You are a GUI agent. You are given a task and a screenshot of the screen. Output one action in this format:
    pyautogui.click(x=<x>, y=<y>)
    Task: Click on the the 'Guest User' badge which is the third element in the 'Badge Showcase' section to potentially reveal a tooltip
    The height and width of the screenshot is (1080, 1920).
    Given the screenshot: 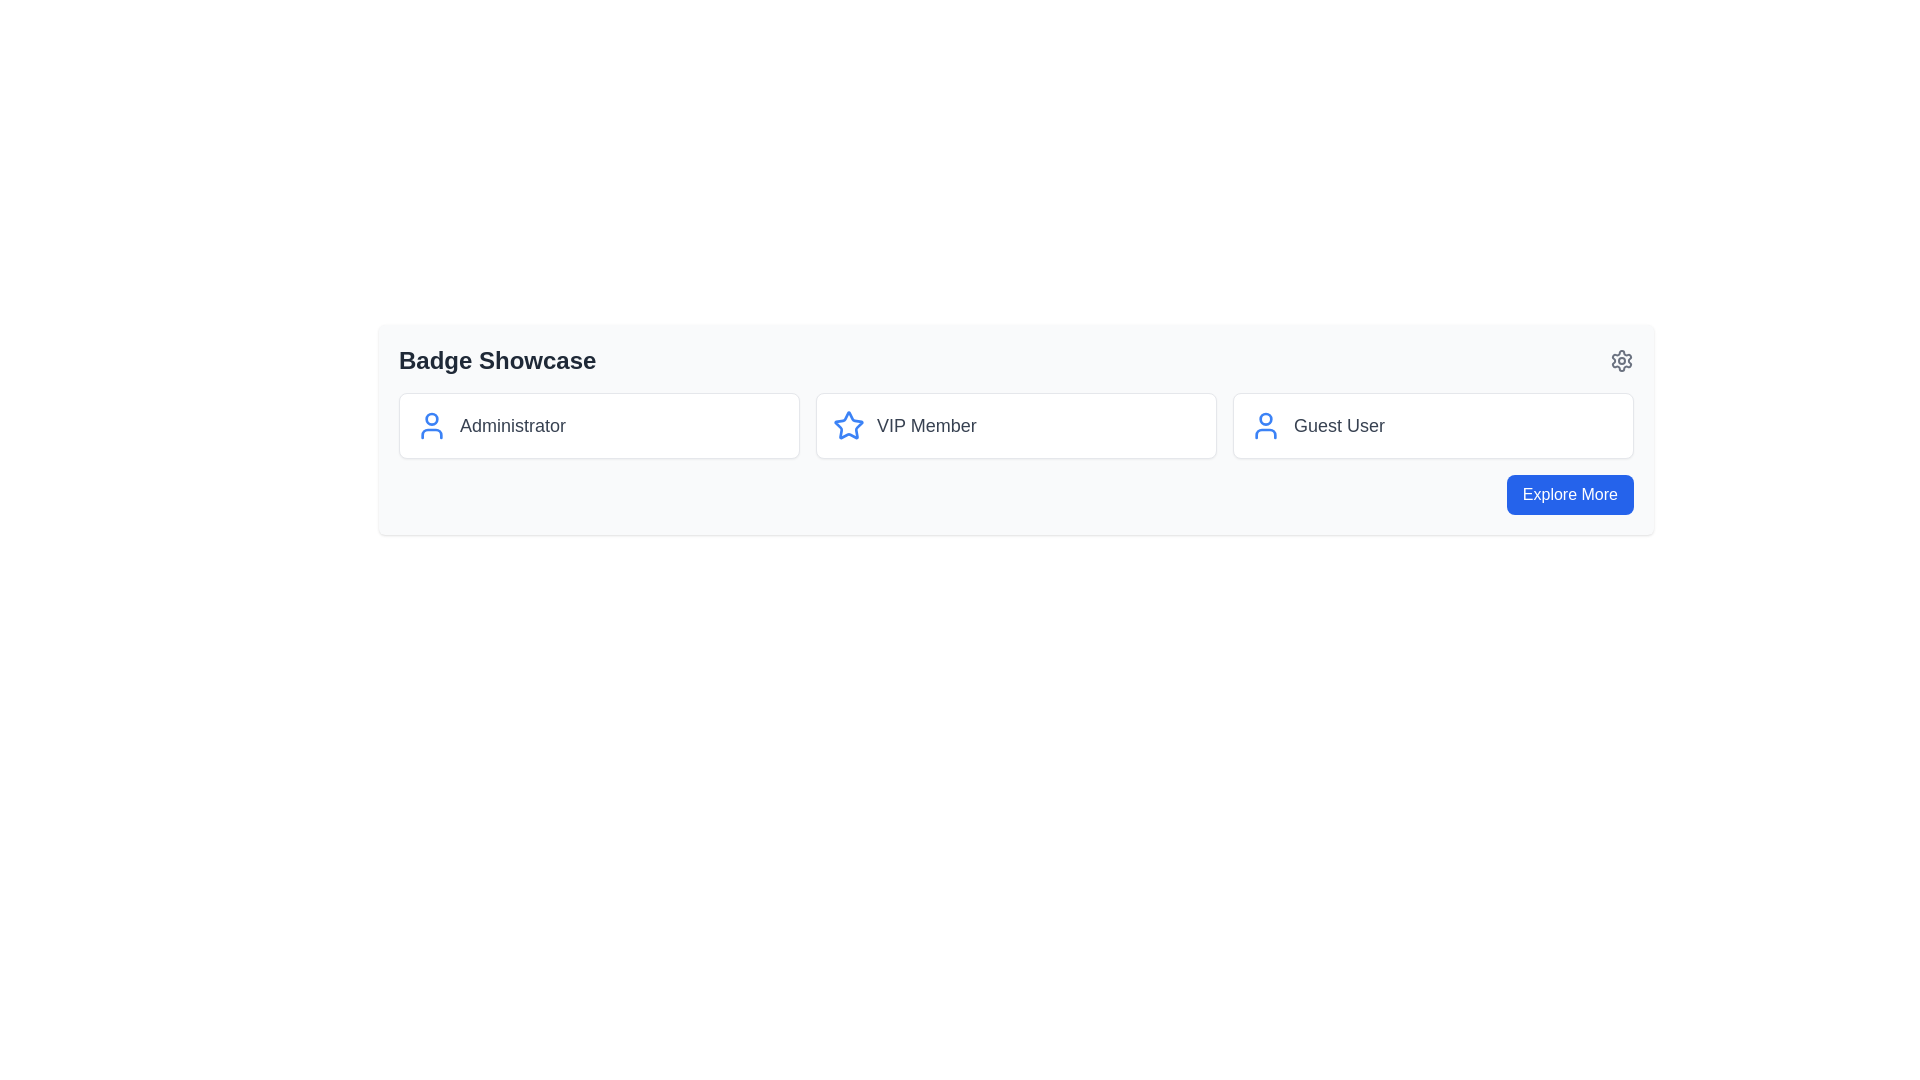 What is the action you would take?
    pyautogui.click(x=1432, y=424)
    